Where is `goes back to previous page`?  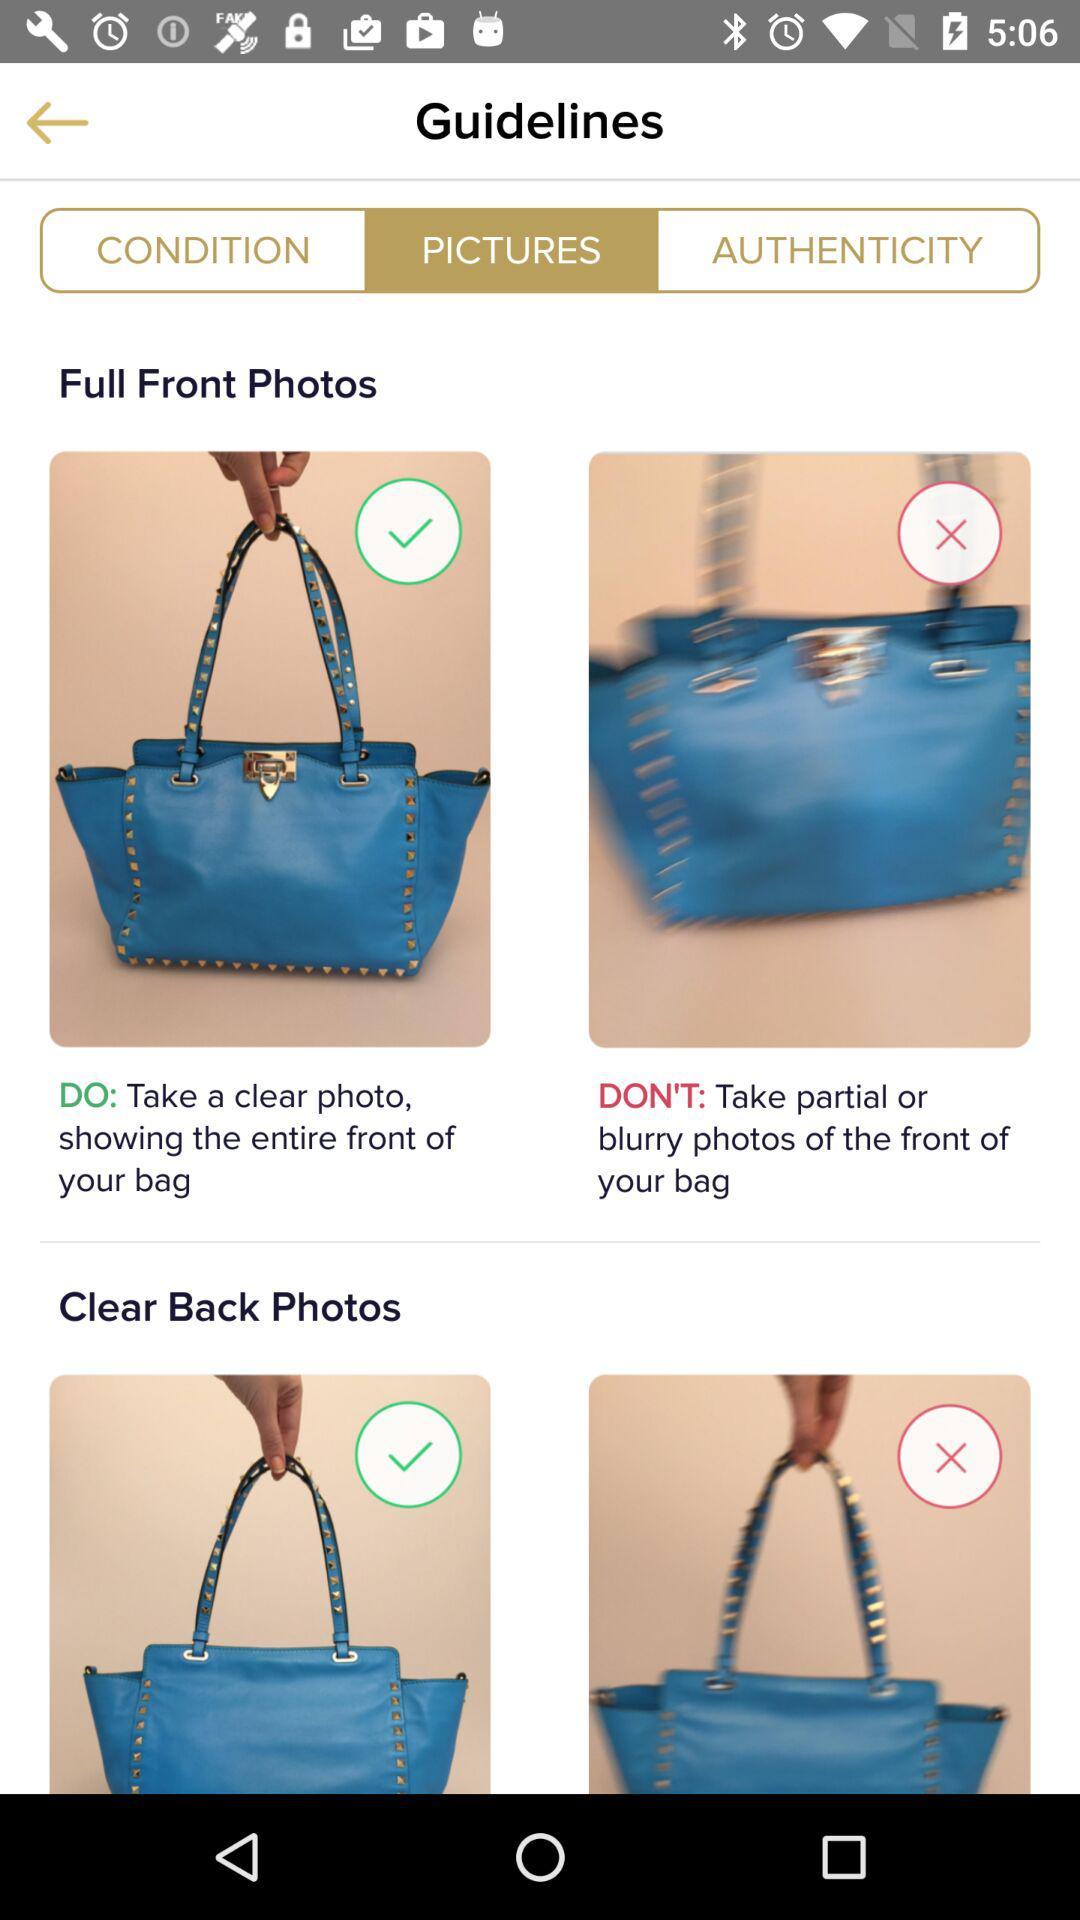 goes back to previous page is located at coordinates (56, 121).